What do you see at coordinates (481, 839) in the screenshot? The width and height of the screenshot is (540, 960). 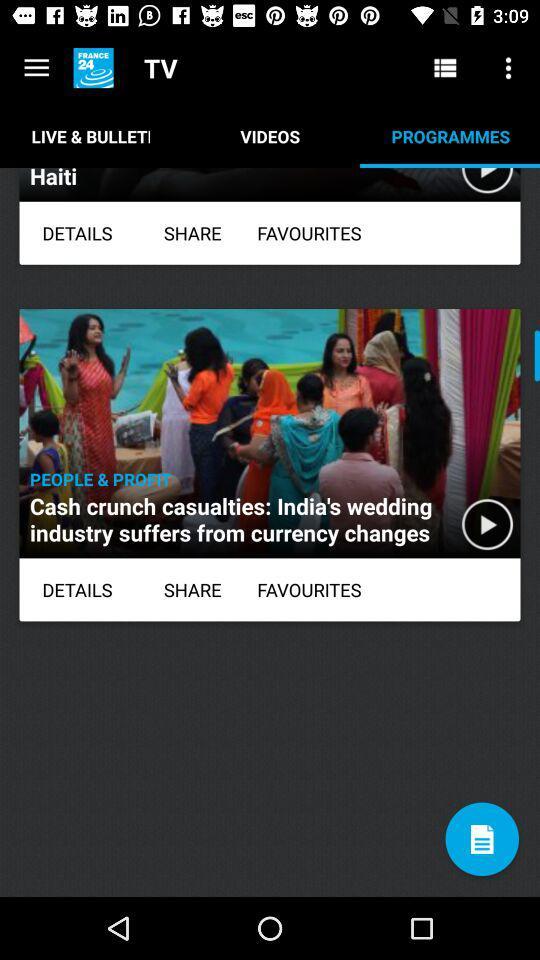 I see `the description icon` at bounding box center [481, 839].